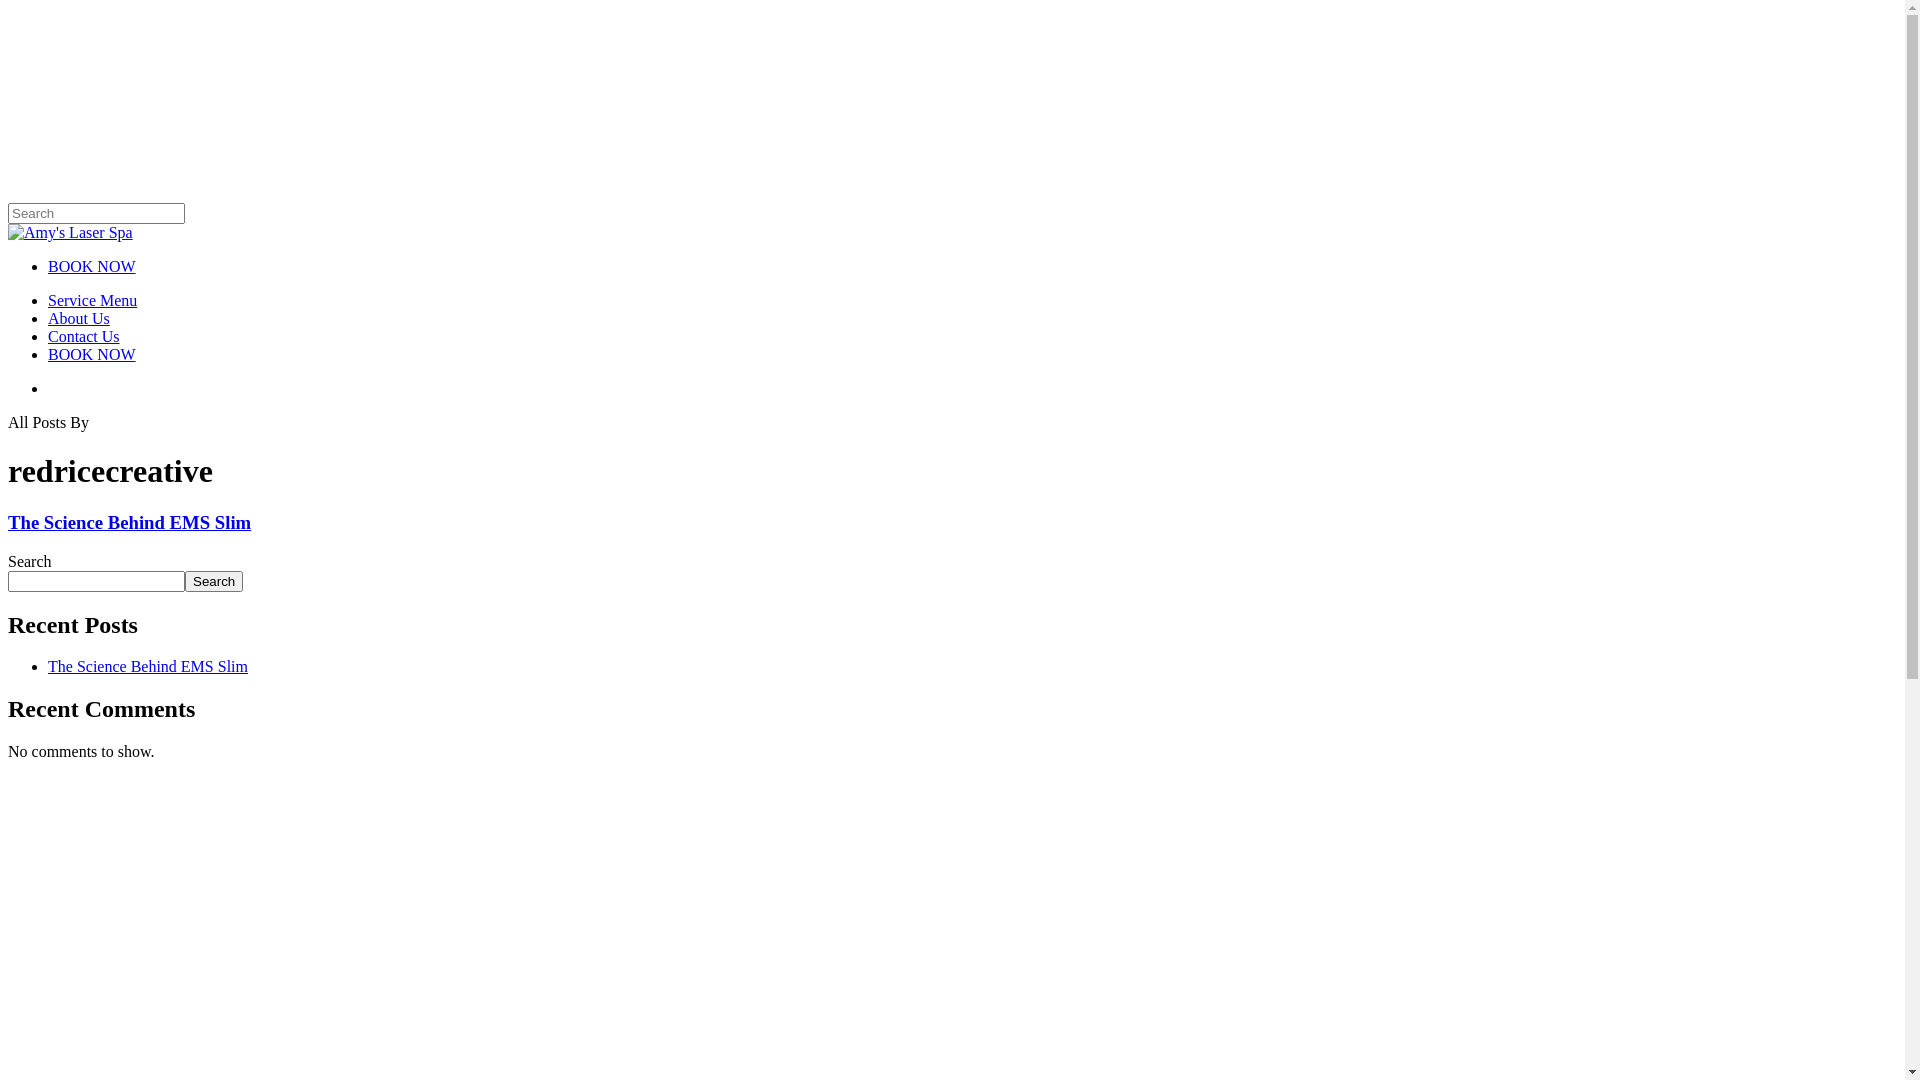 The width and height of the screenshot is (1920, 1080). What do you see at coordinates (90, 353) in the screenshot?
I see `'BOOK NOW'` at bounding box center [90, 353].